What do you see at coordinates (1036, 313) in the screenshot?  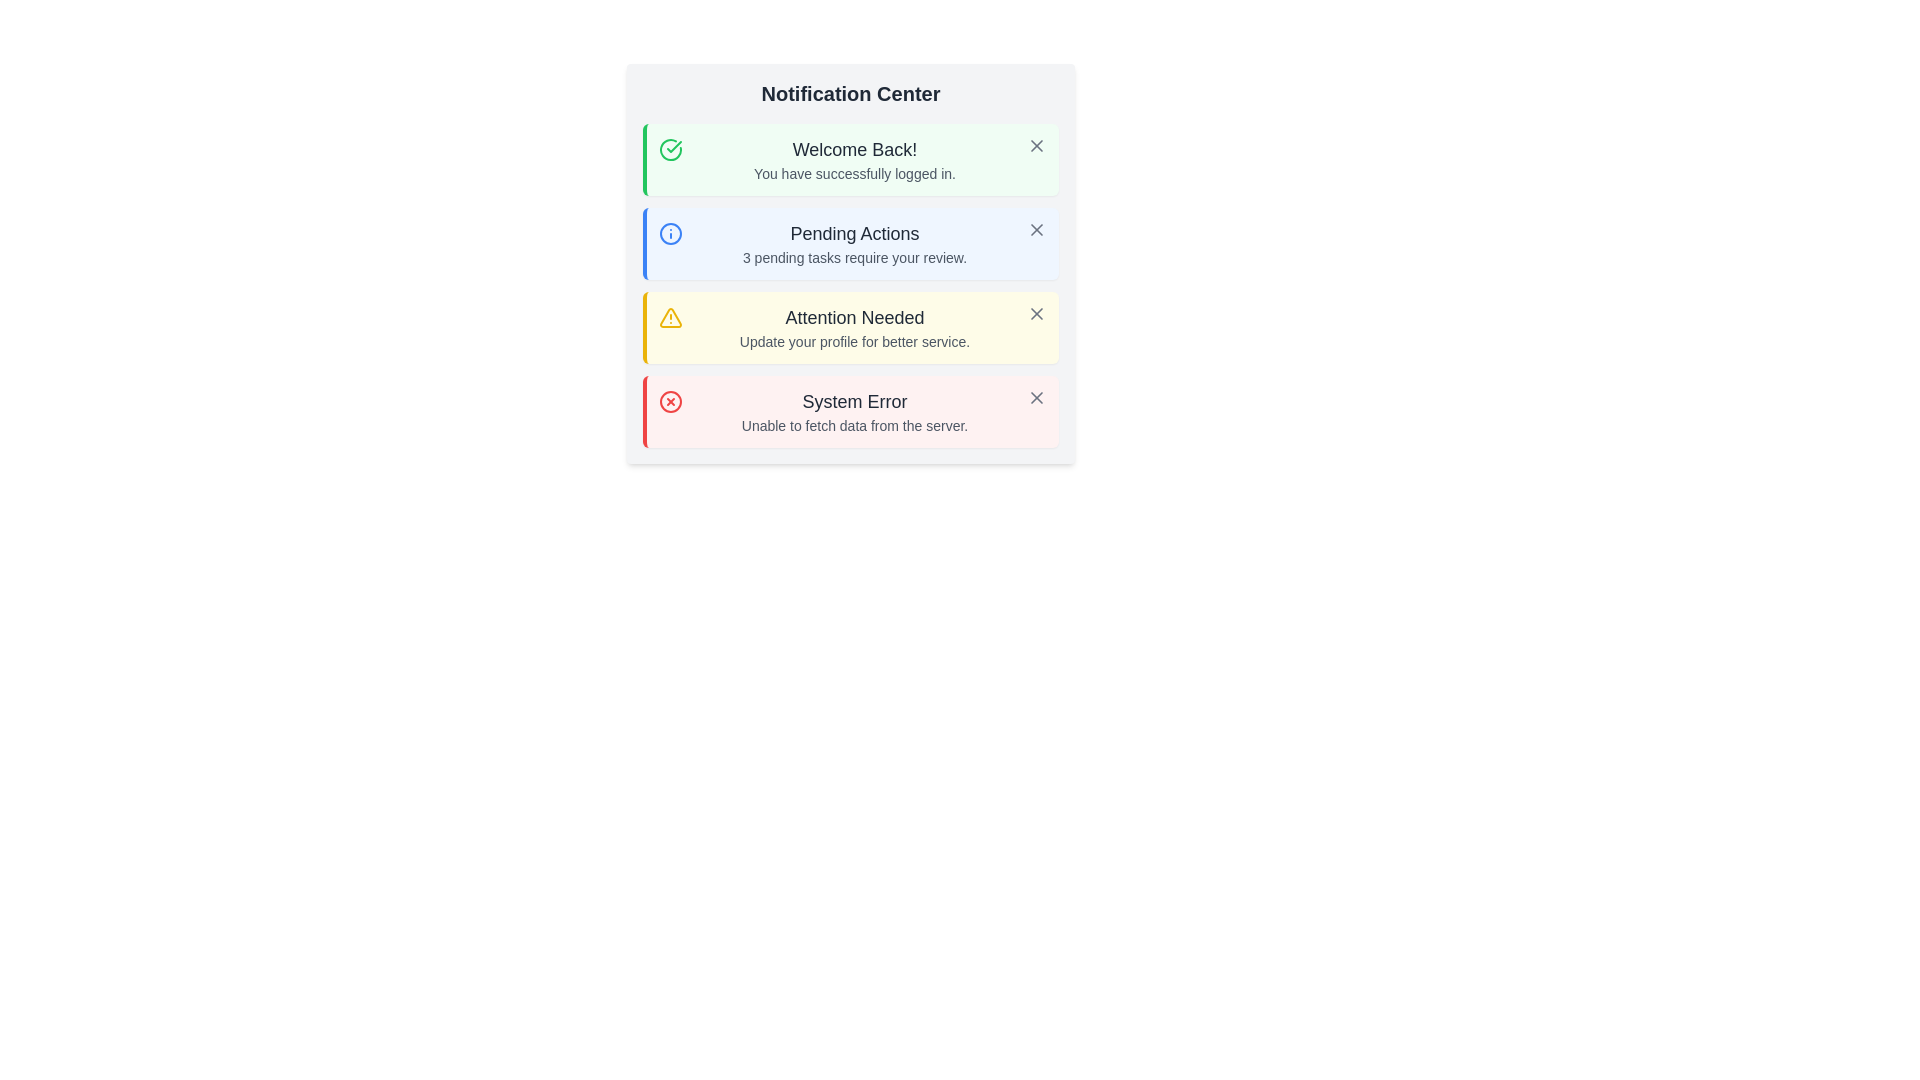 I see `the interactive icon button styled as a small gray 'X' positioned on the right edge of the yellow notification labeled 'Attention Needed' to trigger its hover effects` at bounding box center [1036, 313].